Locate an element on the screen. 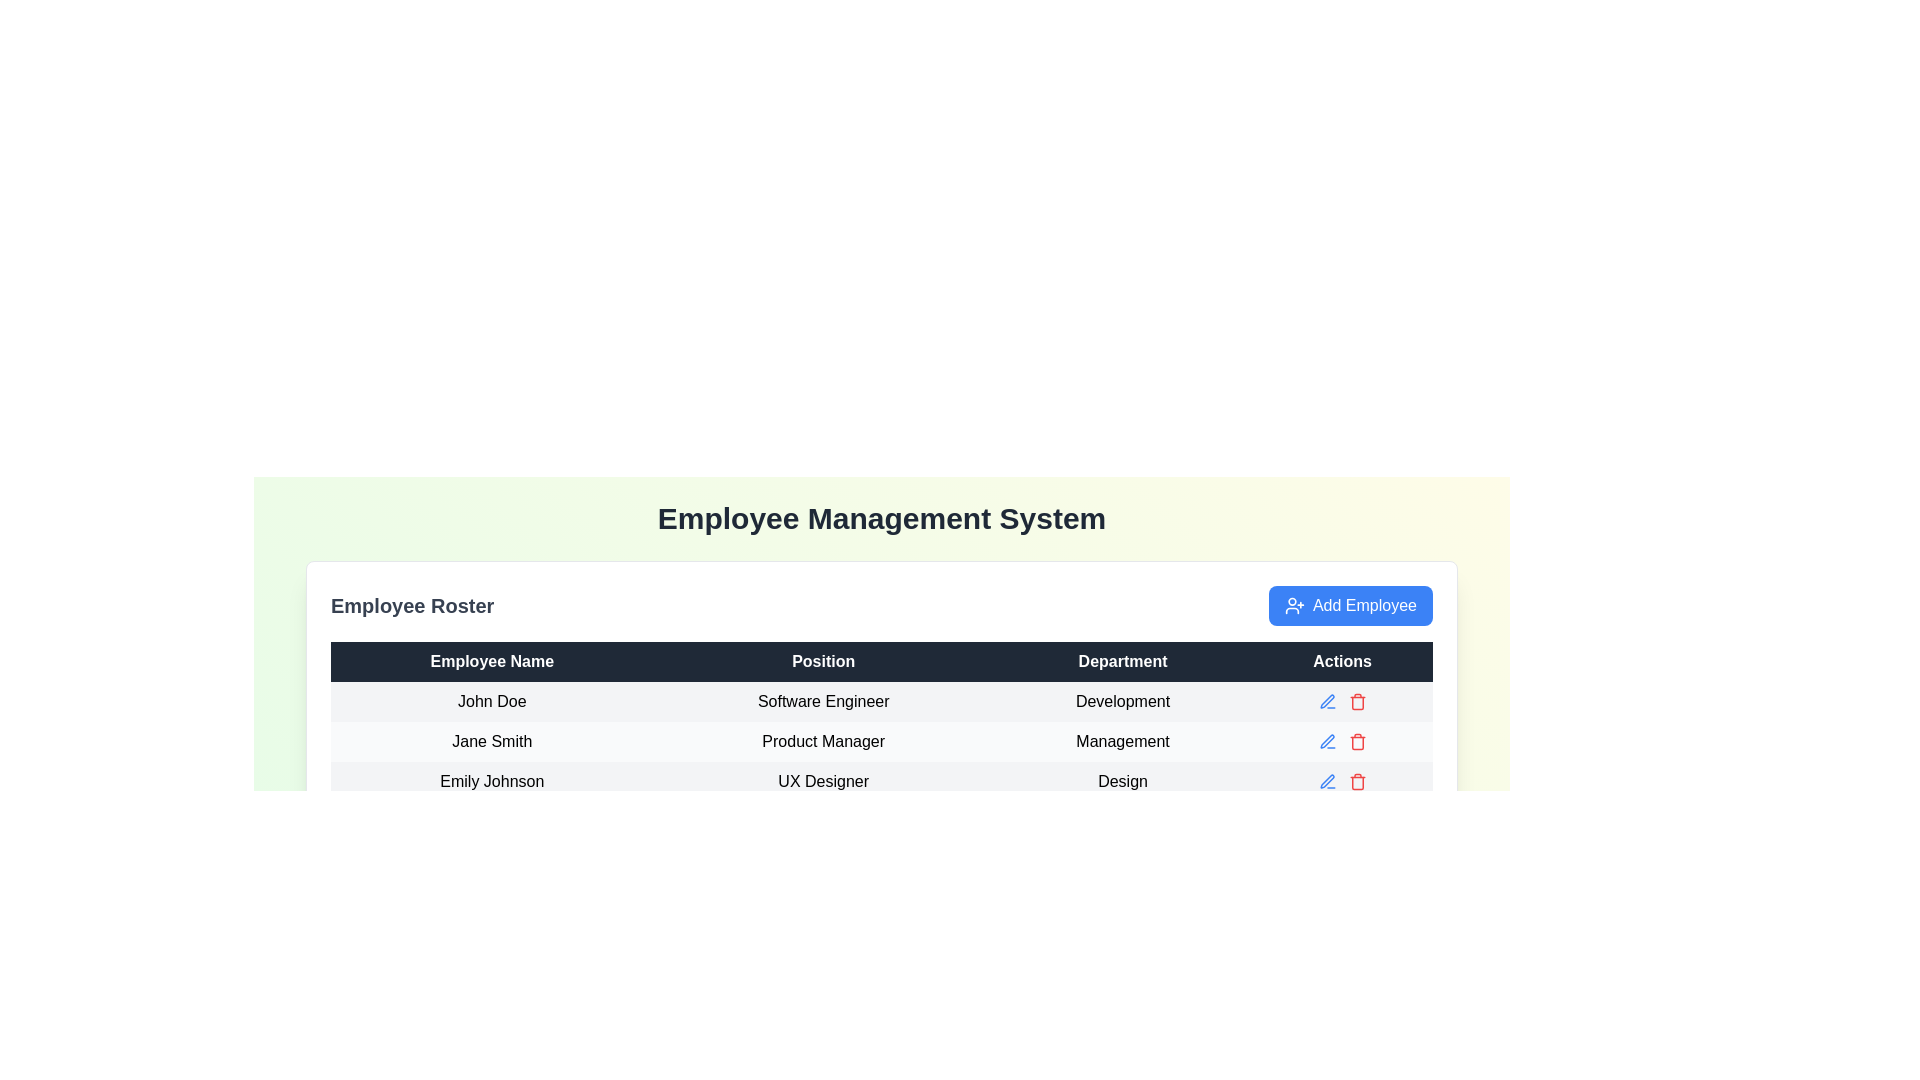  the edit button located in the 'Actions' column of the third row associated with the 'Emily Johnson' entry in the 'Design' department is located at coordinates (1327, 781).